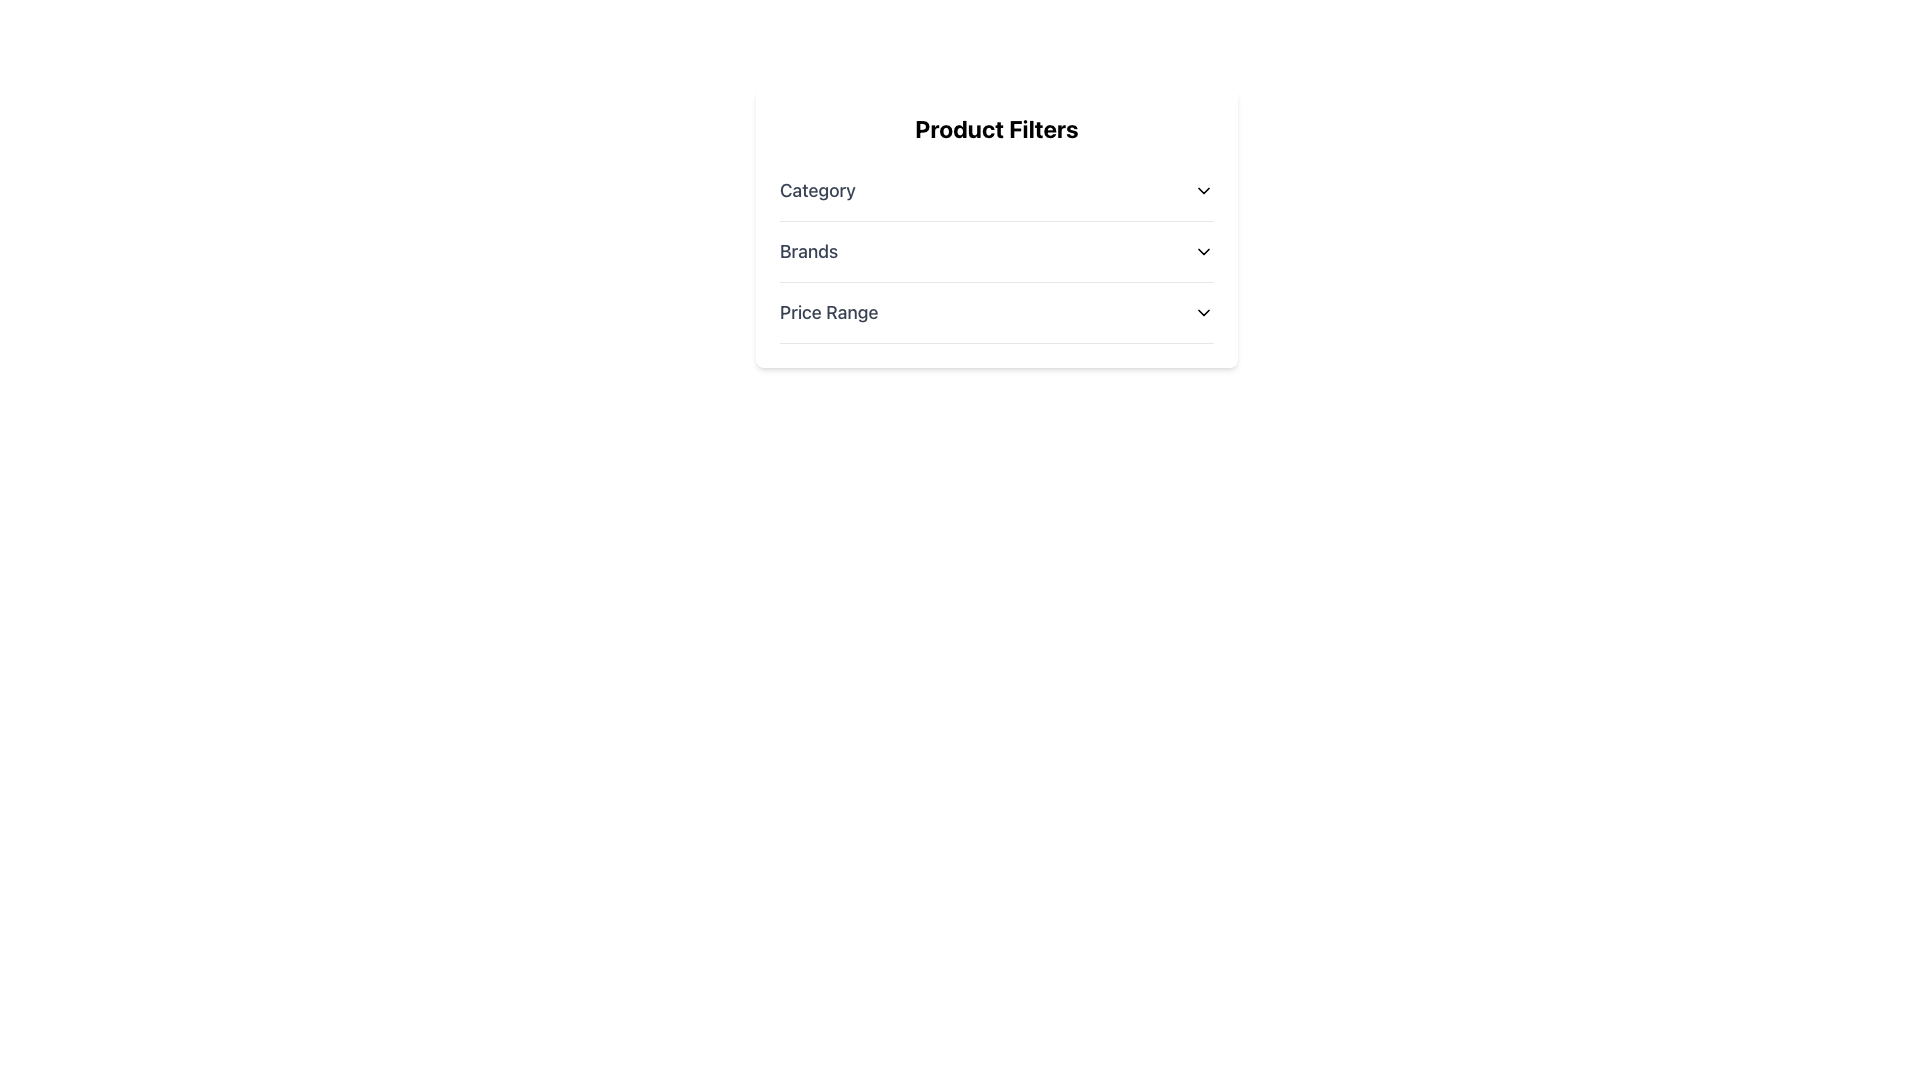  Describe the element at coordinates (997, 251) in the screenshot. I see `the 'Brands' dropdown menu` at that location.